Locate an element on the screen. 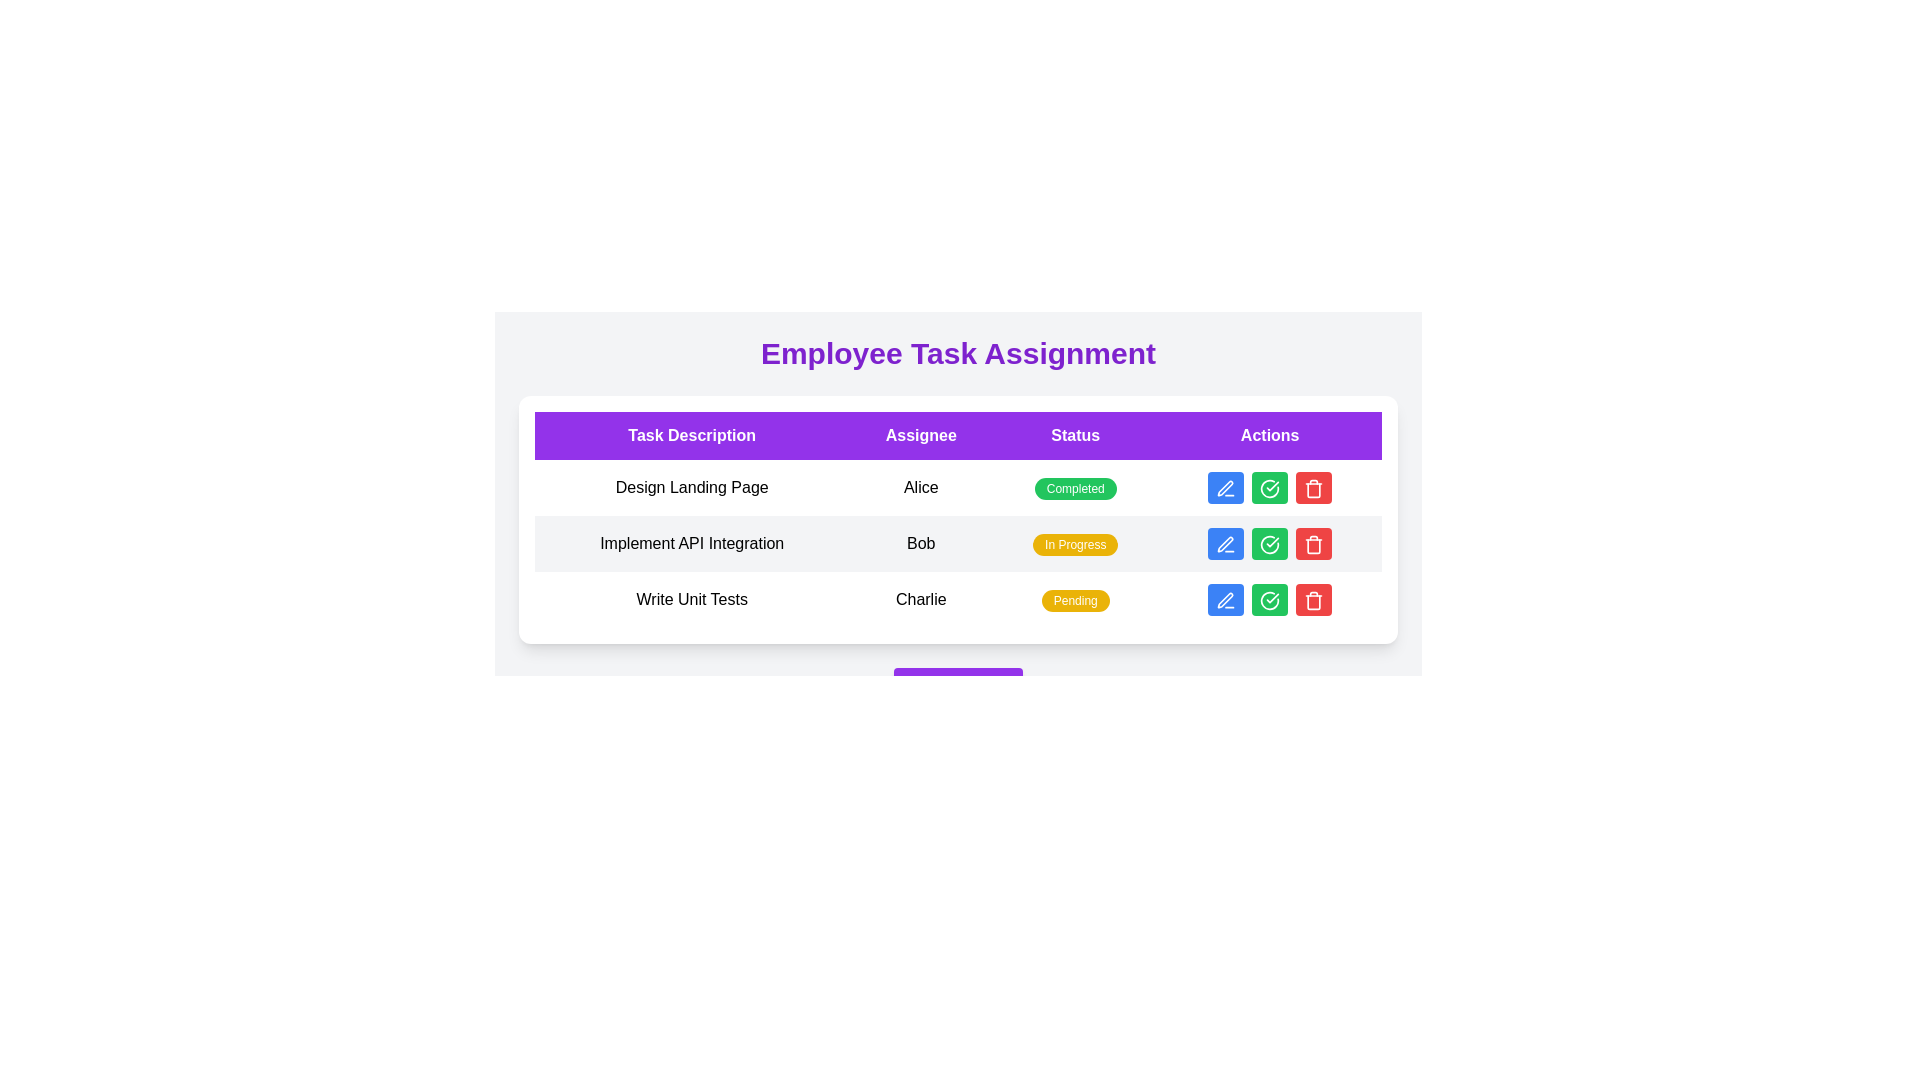  the blue square icon with a pen graphic in the 'Actions' column of the second row associated with the task 'Implement API Integration' is located at coordinates (1224, 544).